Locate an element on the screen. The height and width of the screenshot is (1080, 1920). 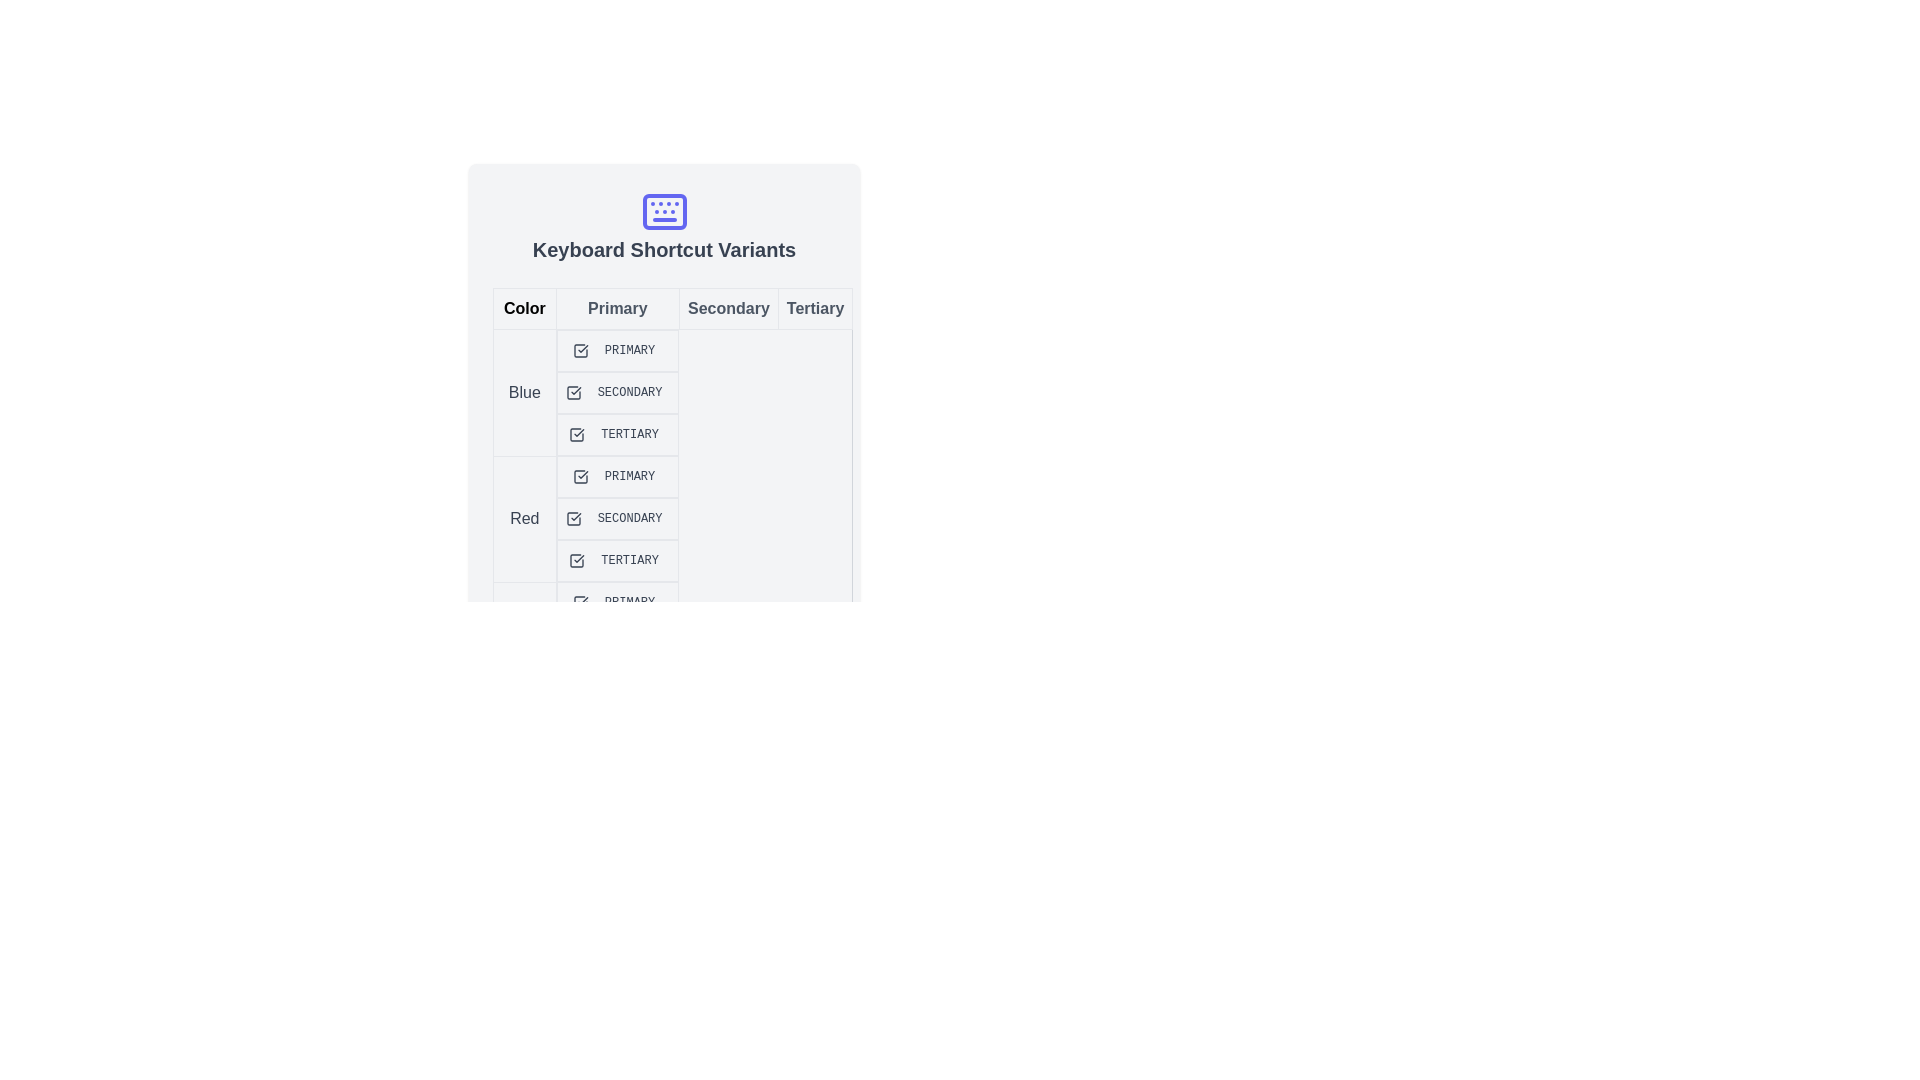
the 'SECONDARY' checkbox element, which features a gray border and a blue checkmark is located at coordinates (617, 393).